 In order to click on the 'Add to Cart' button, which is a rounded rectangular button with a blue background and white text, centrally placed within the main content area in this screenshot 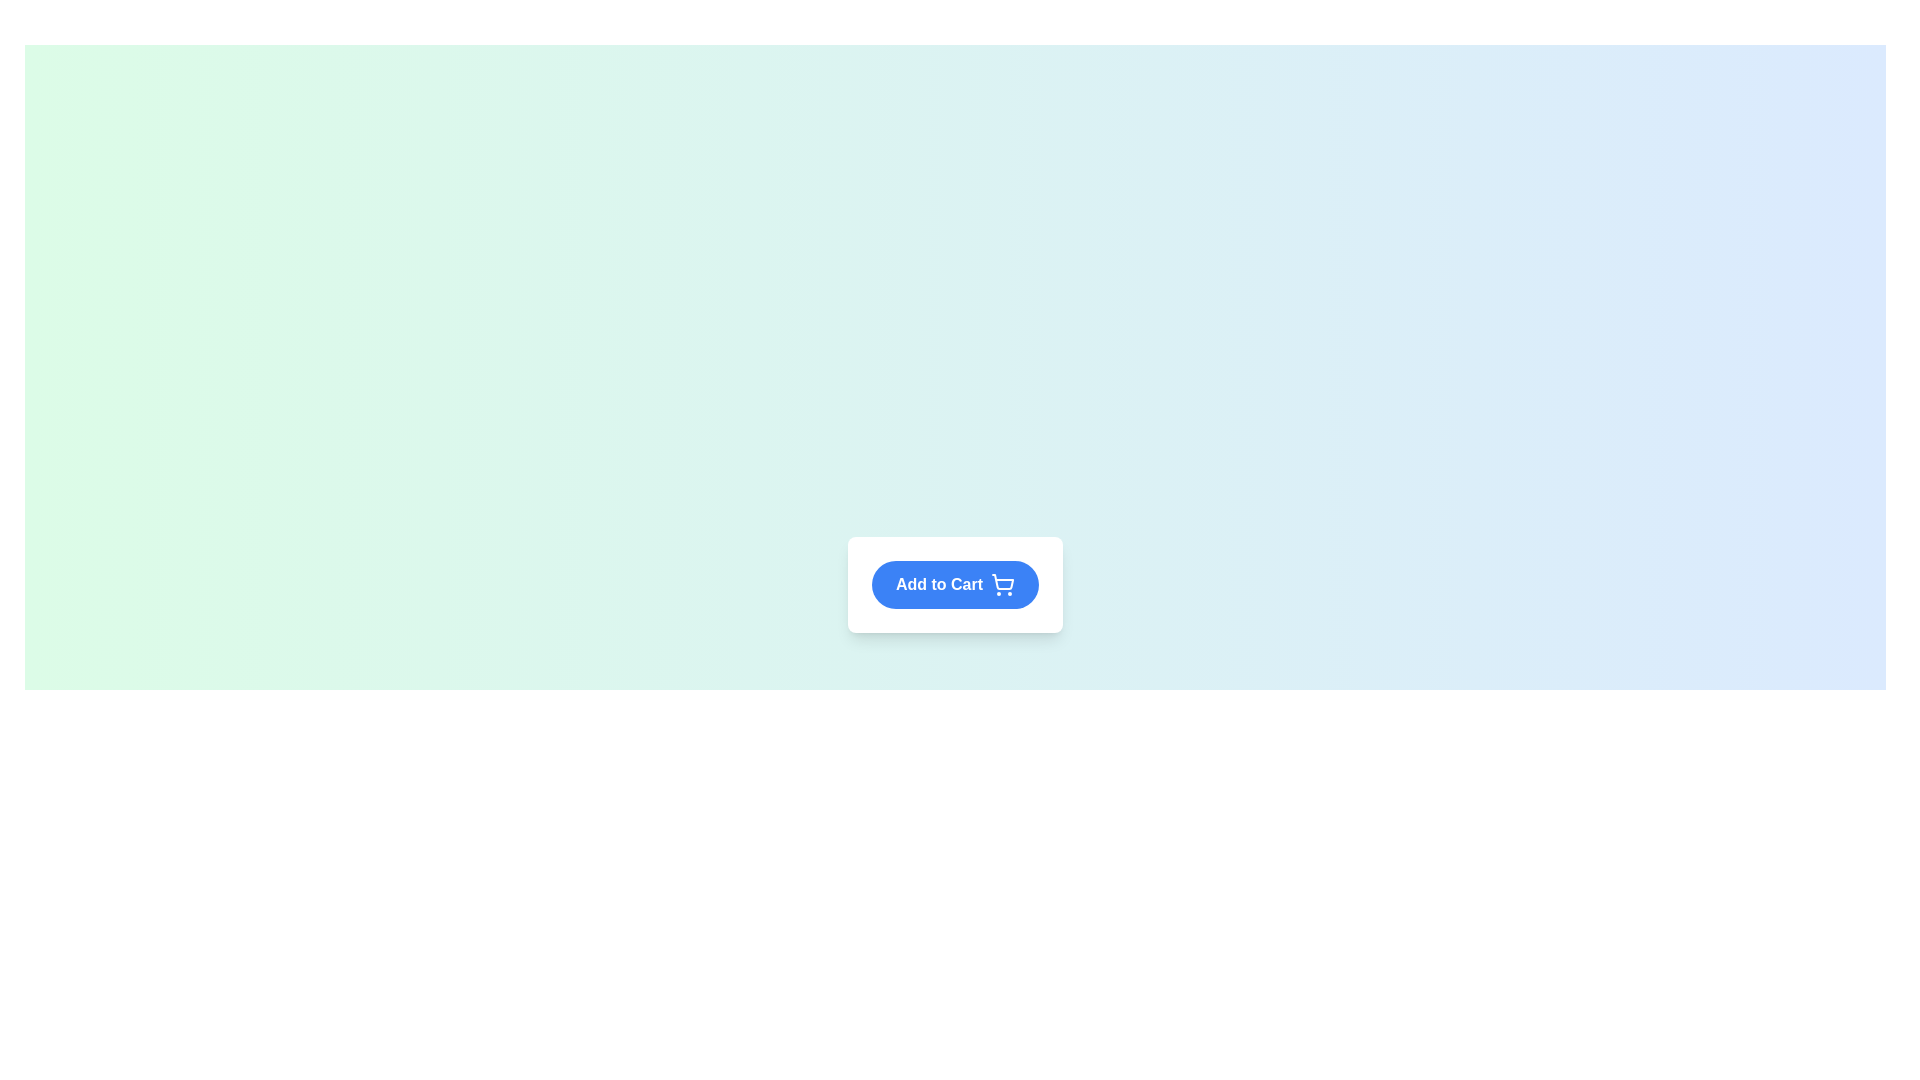, I will do `click(954, 585)`.